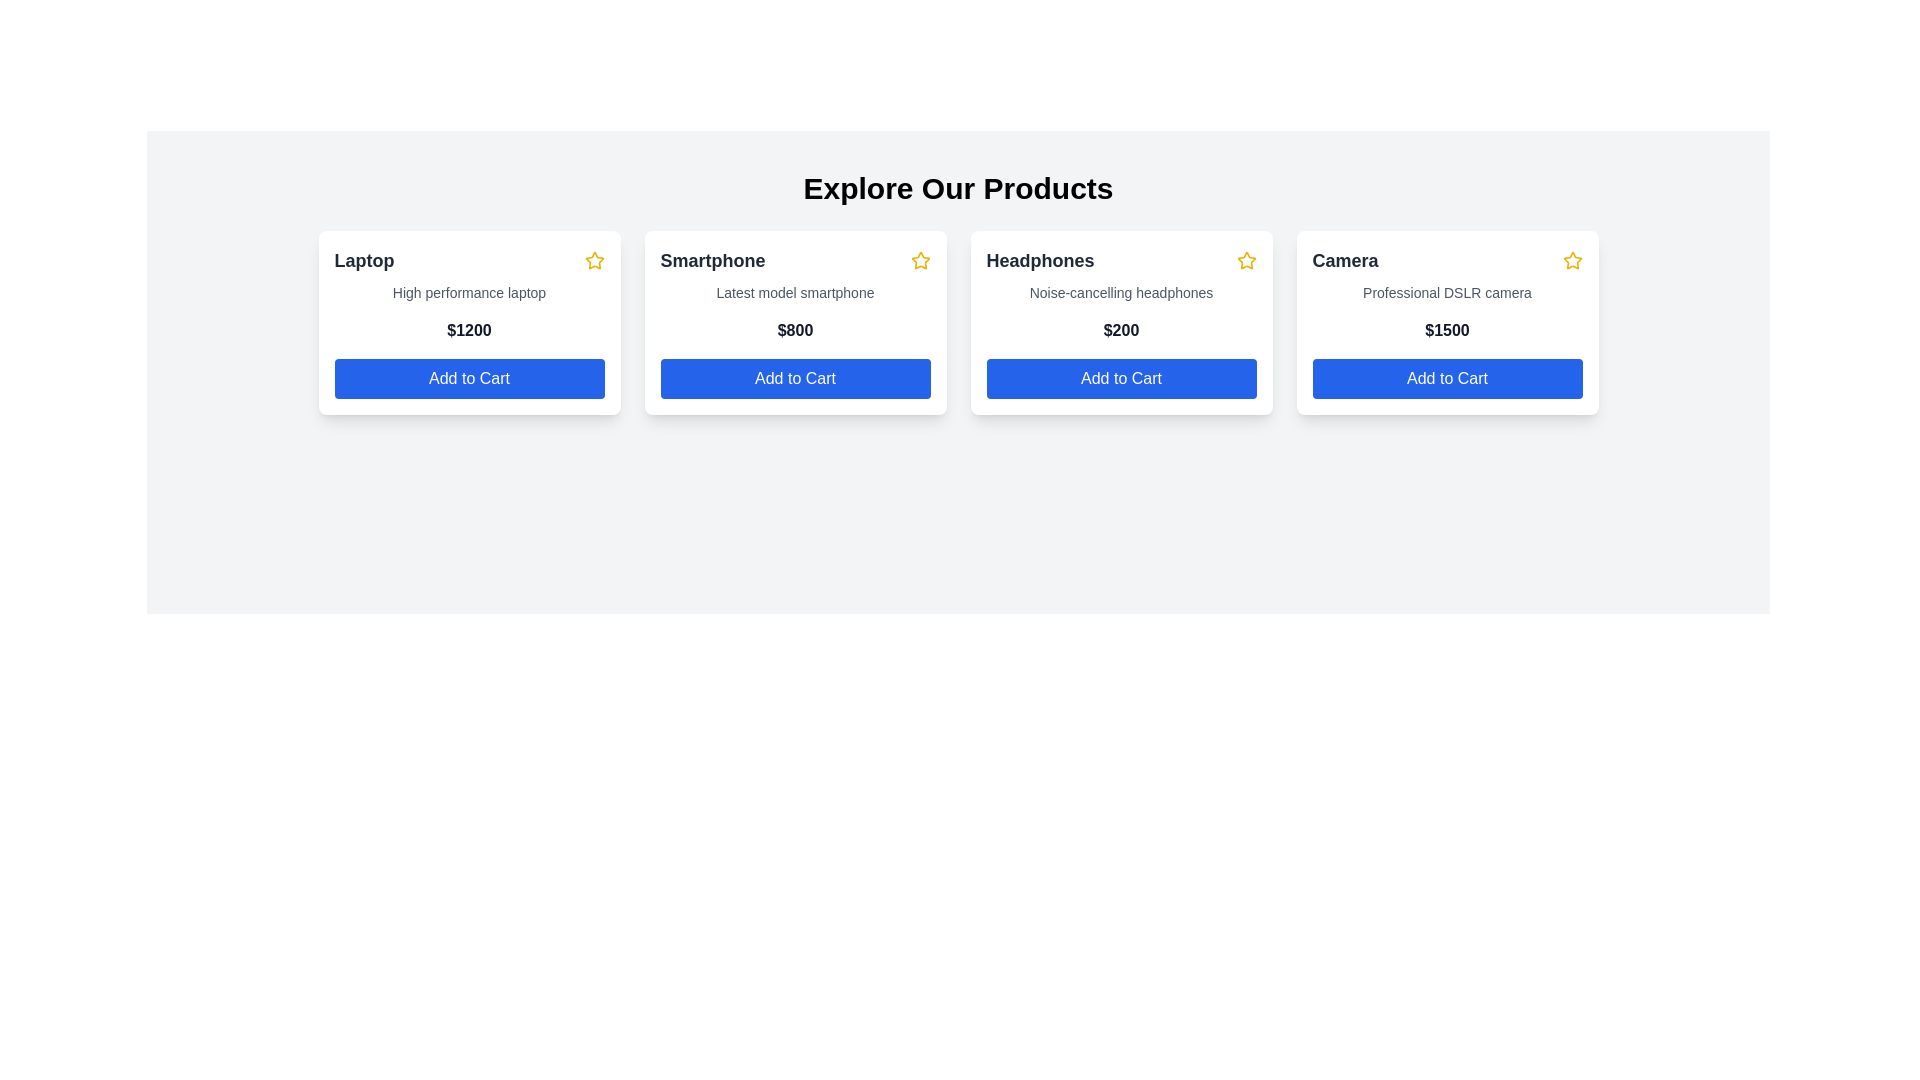  I want to click on the star icon indicating rating for the 'Smartphone' product located to the right of its title, so click(919, 260).